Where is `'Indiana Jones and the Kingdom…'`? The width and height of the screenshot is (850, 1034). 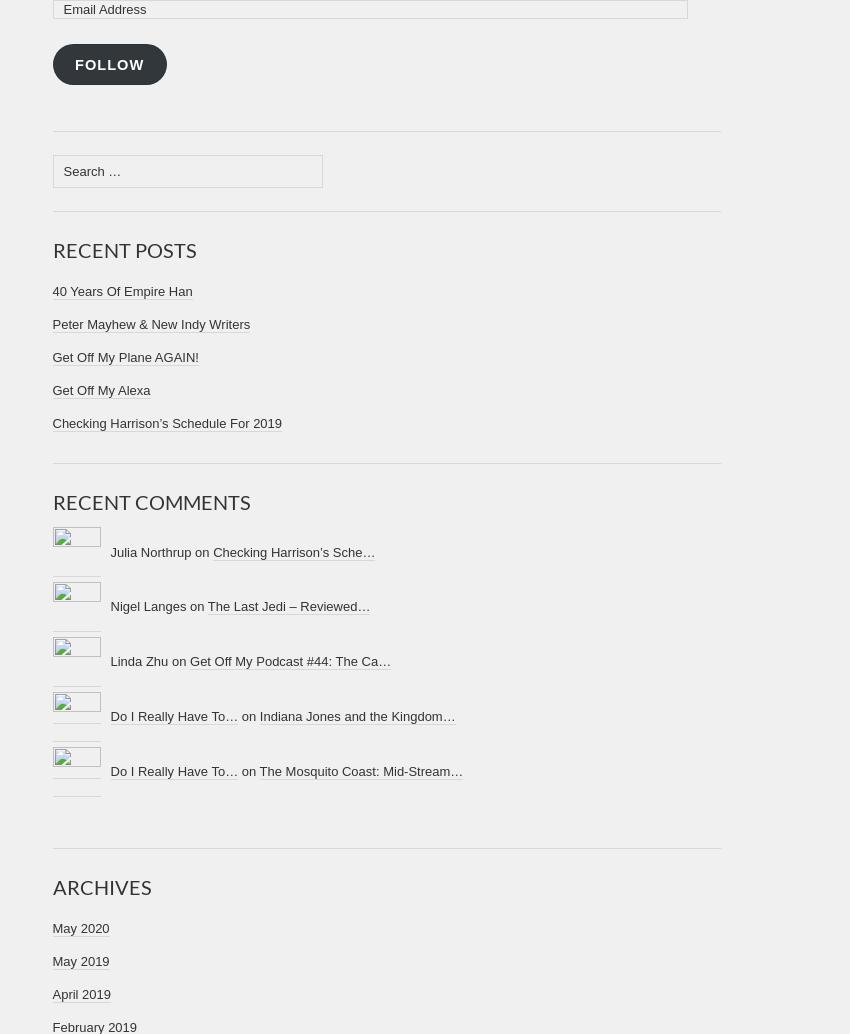
'Indiana Jones and the Kingdom…' is located at coordinates (356, 715).